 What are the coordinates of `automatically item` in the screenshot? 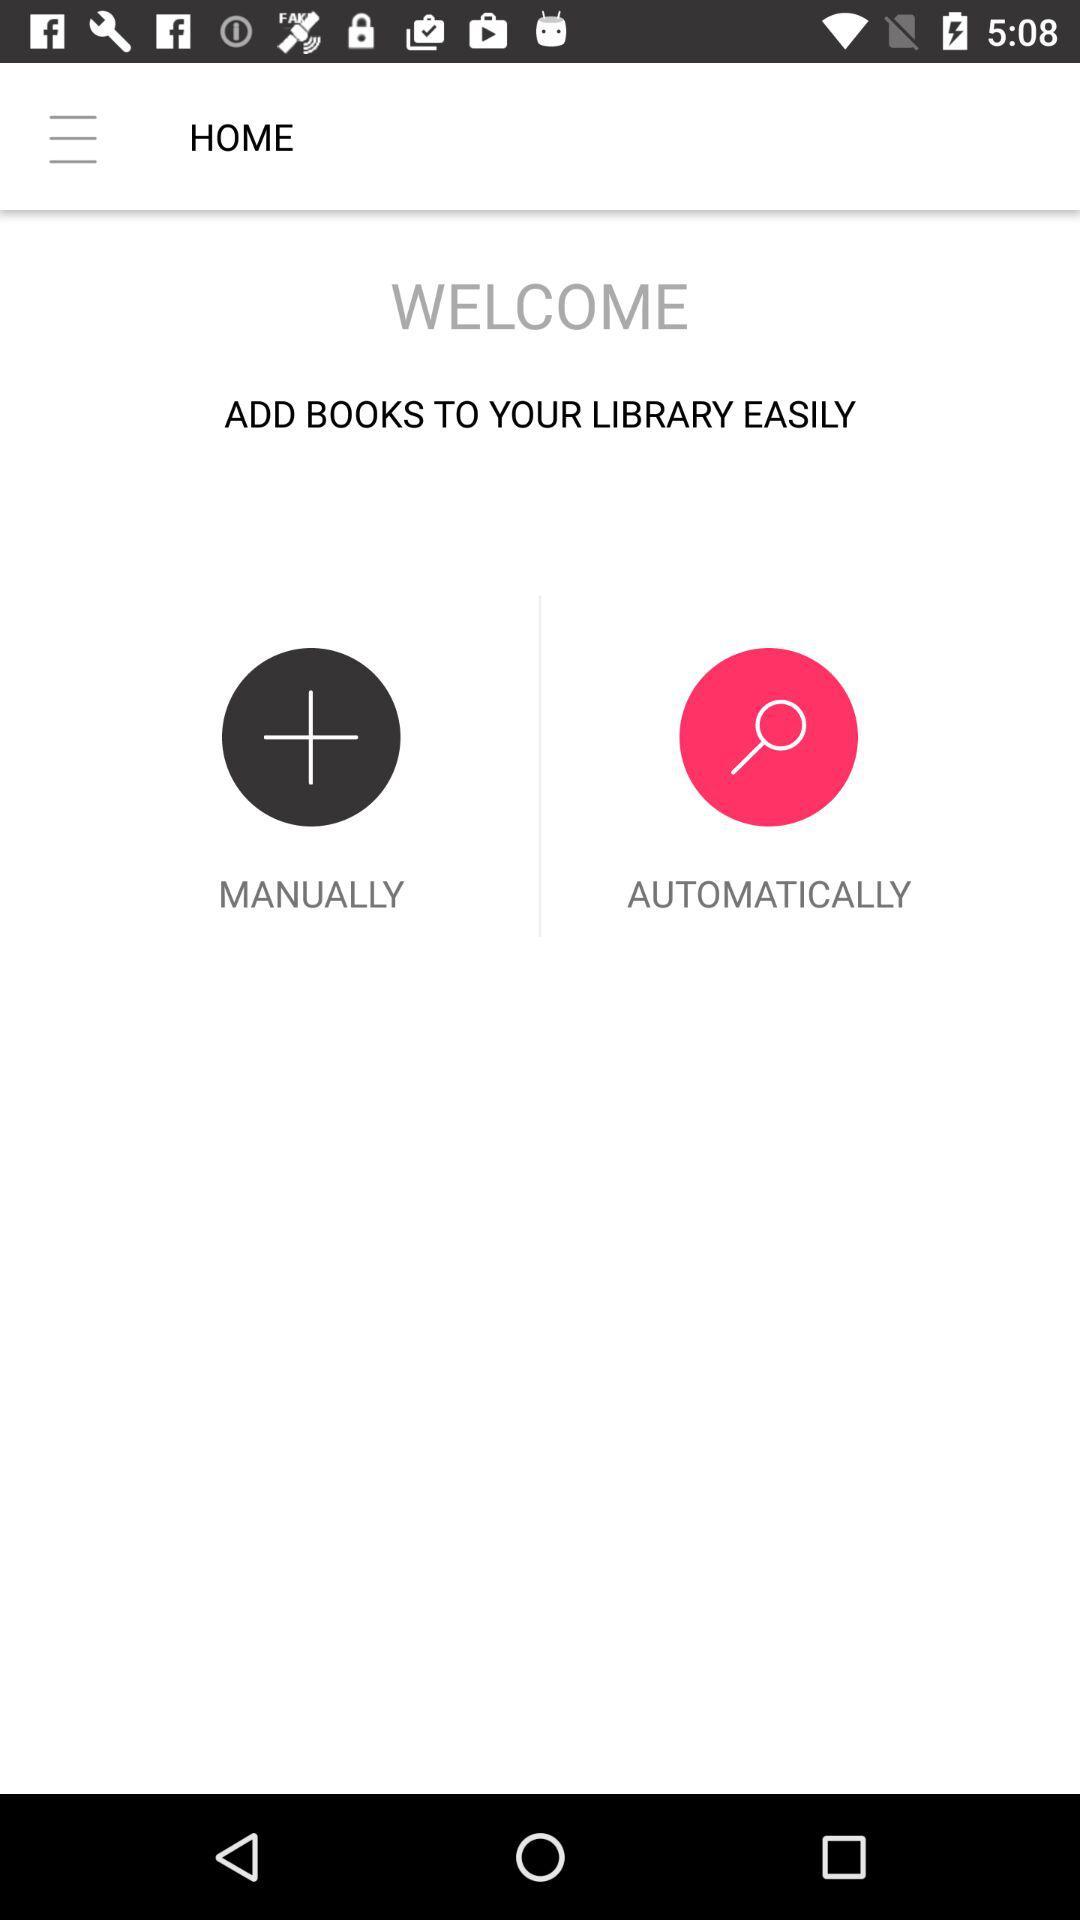 It's located at (767, 765).